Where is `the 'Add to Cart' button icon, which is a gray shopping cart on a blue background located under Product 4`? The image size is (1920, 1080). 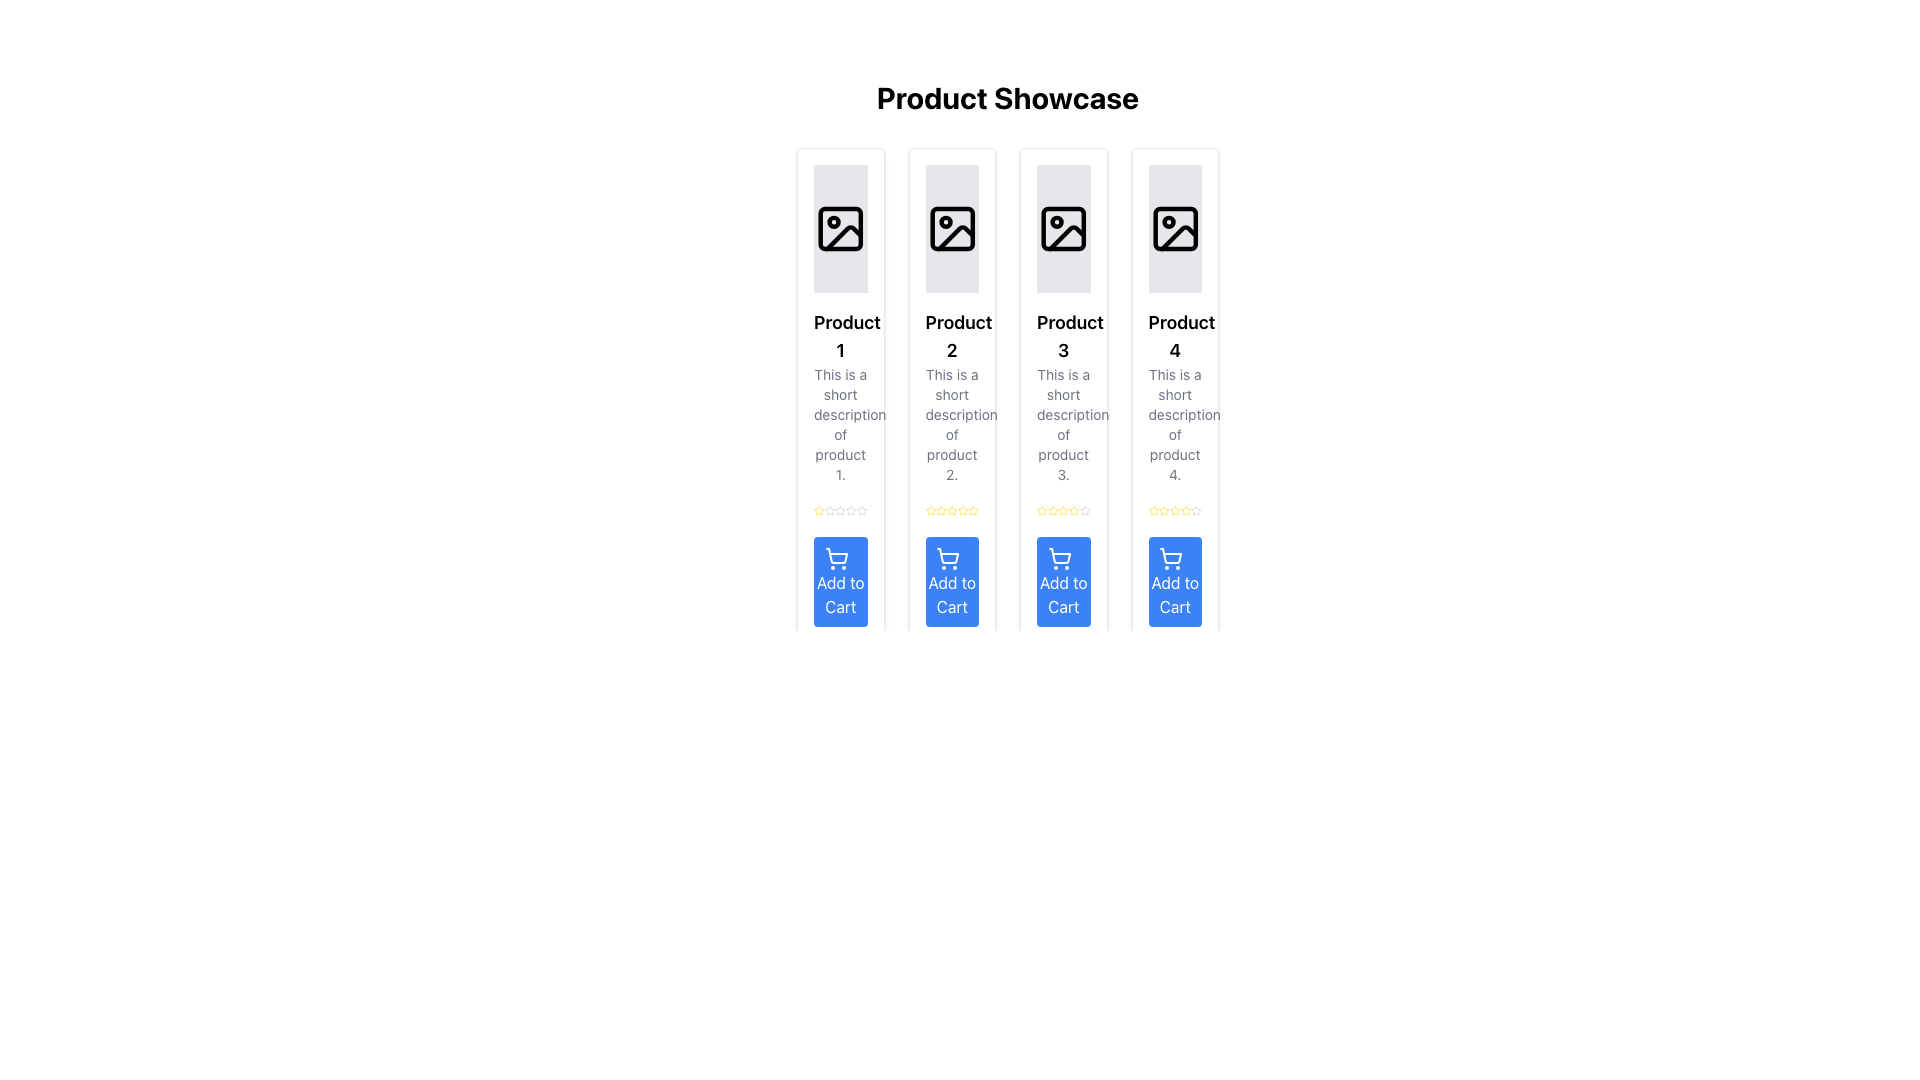
the 'Add to Cart' button icon, which is a gray shopping cart on a blue background located under Product 4 is located at coordinates (1171, 555).